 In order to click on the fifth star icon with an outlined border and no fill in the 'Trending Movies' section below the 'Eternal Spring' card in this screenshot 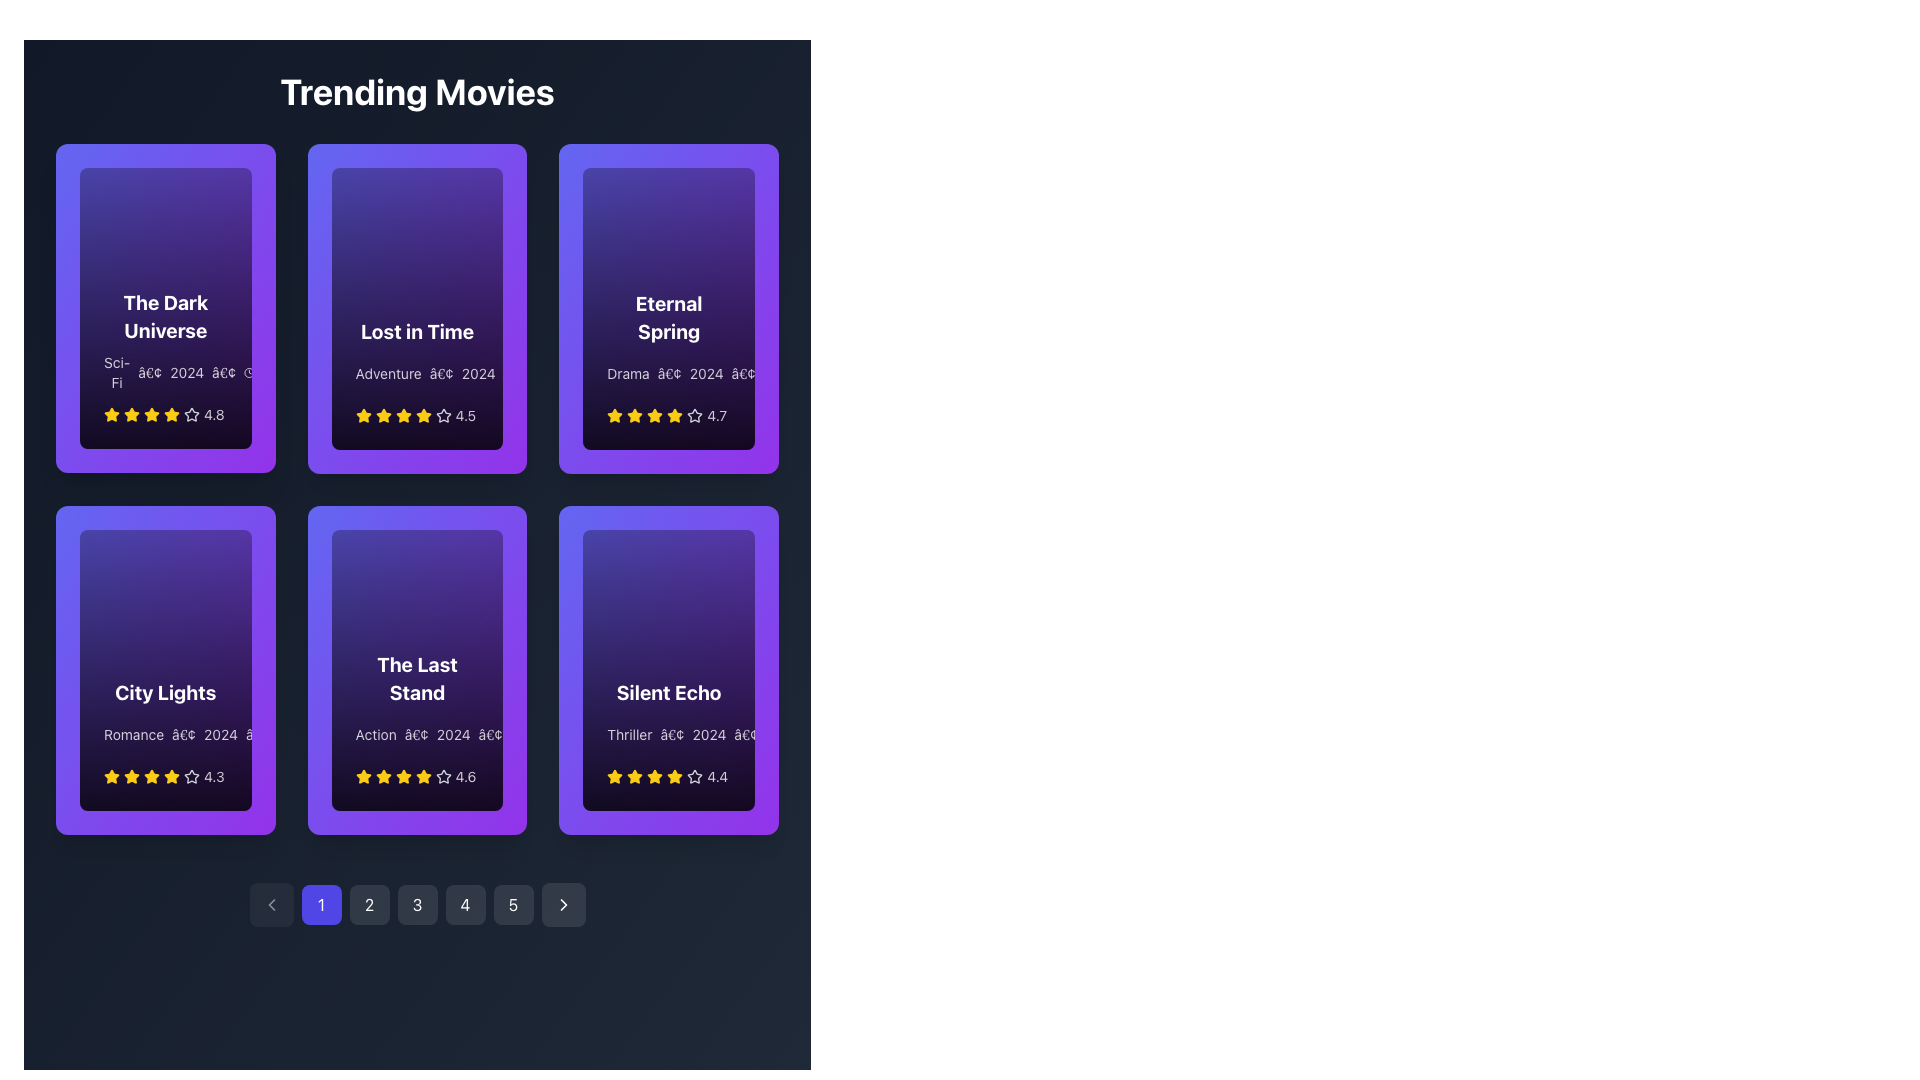, I will do `click(695, 414)`.